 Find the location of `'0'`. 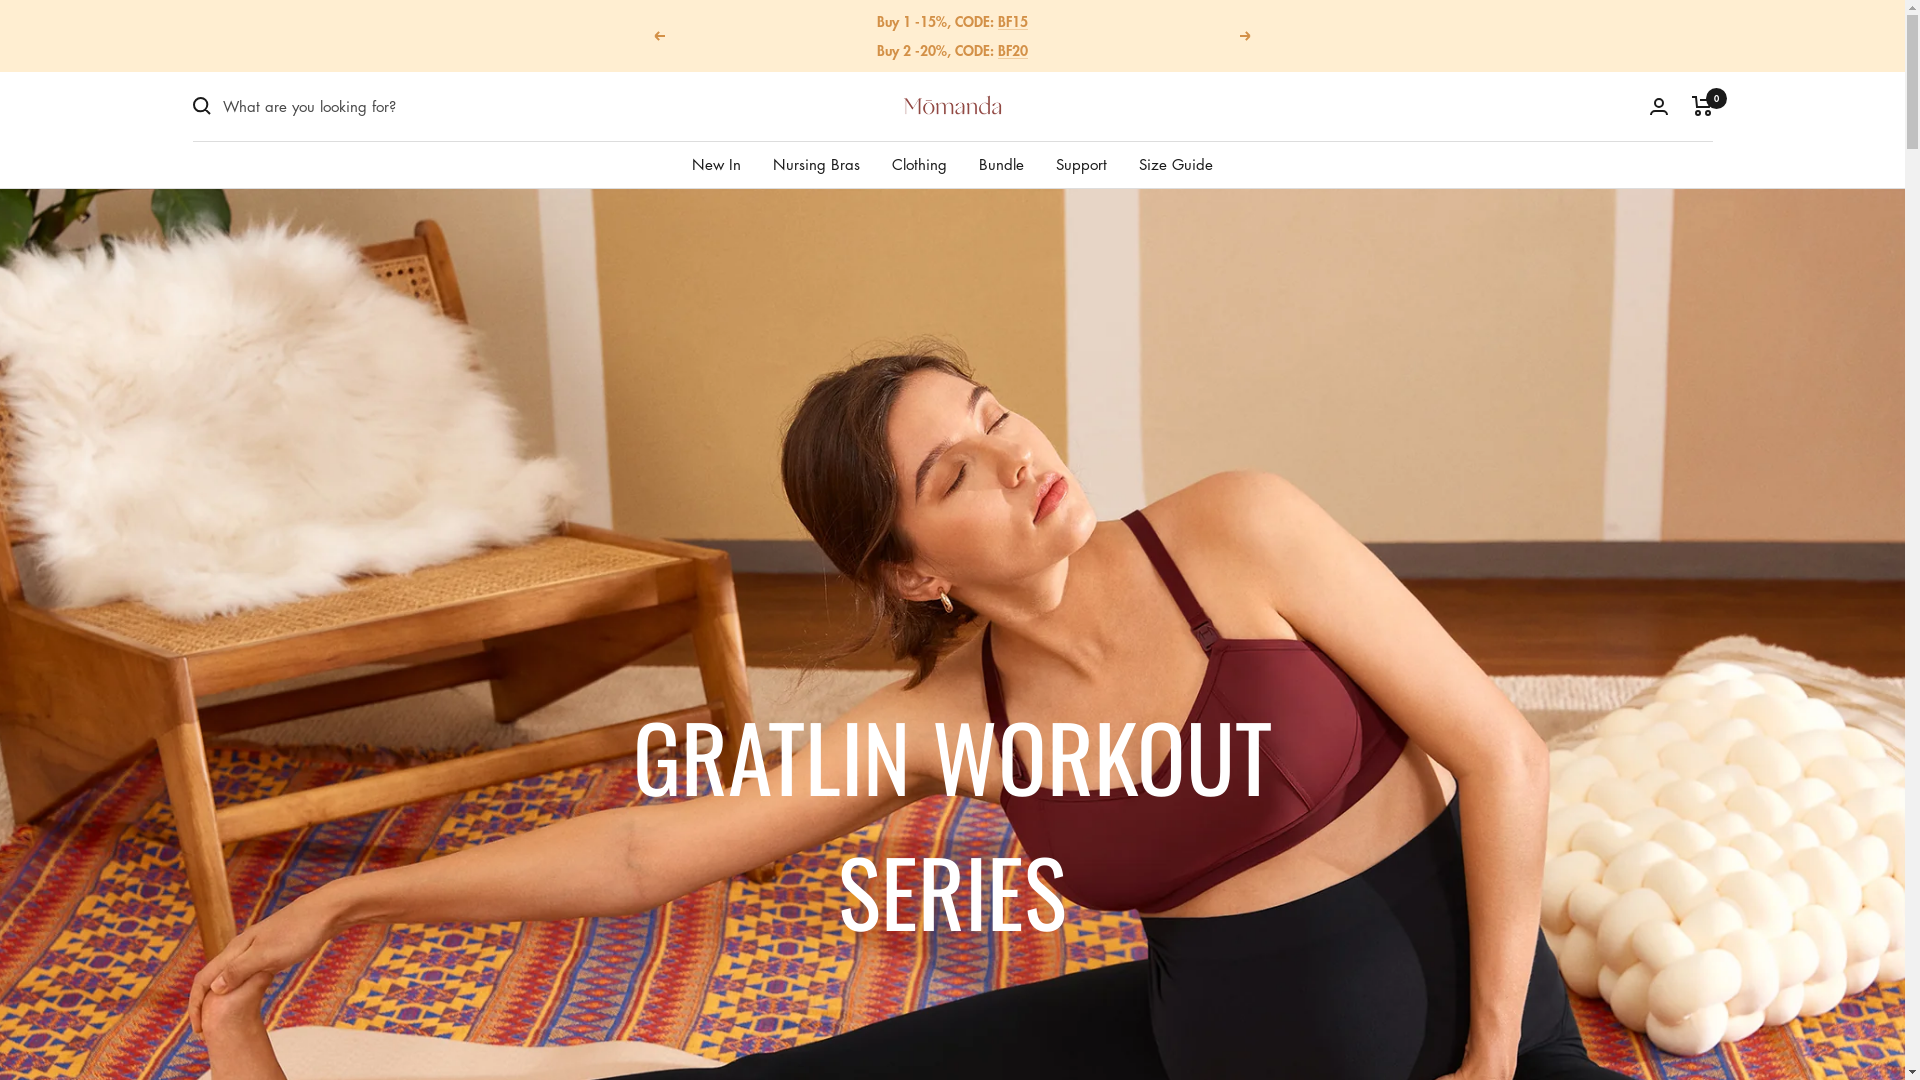

'0' is located at coordinates (1690, 104).